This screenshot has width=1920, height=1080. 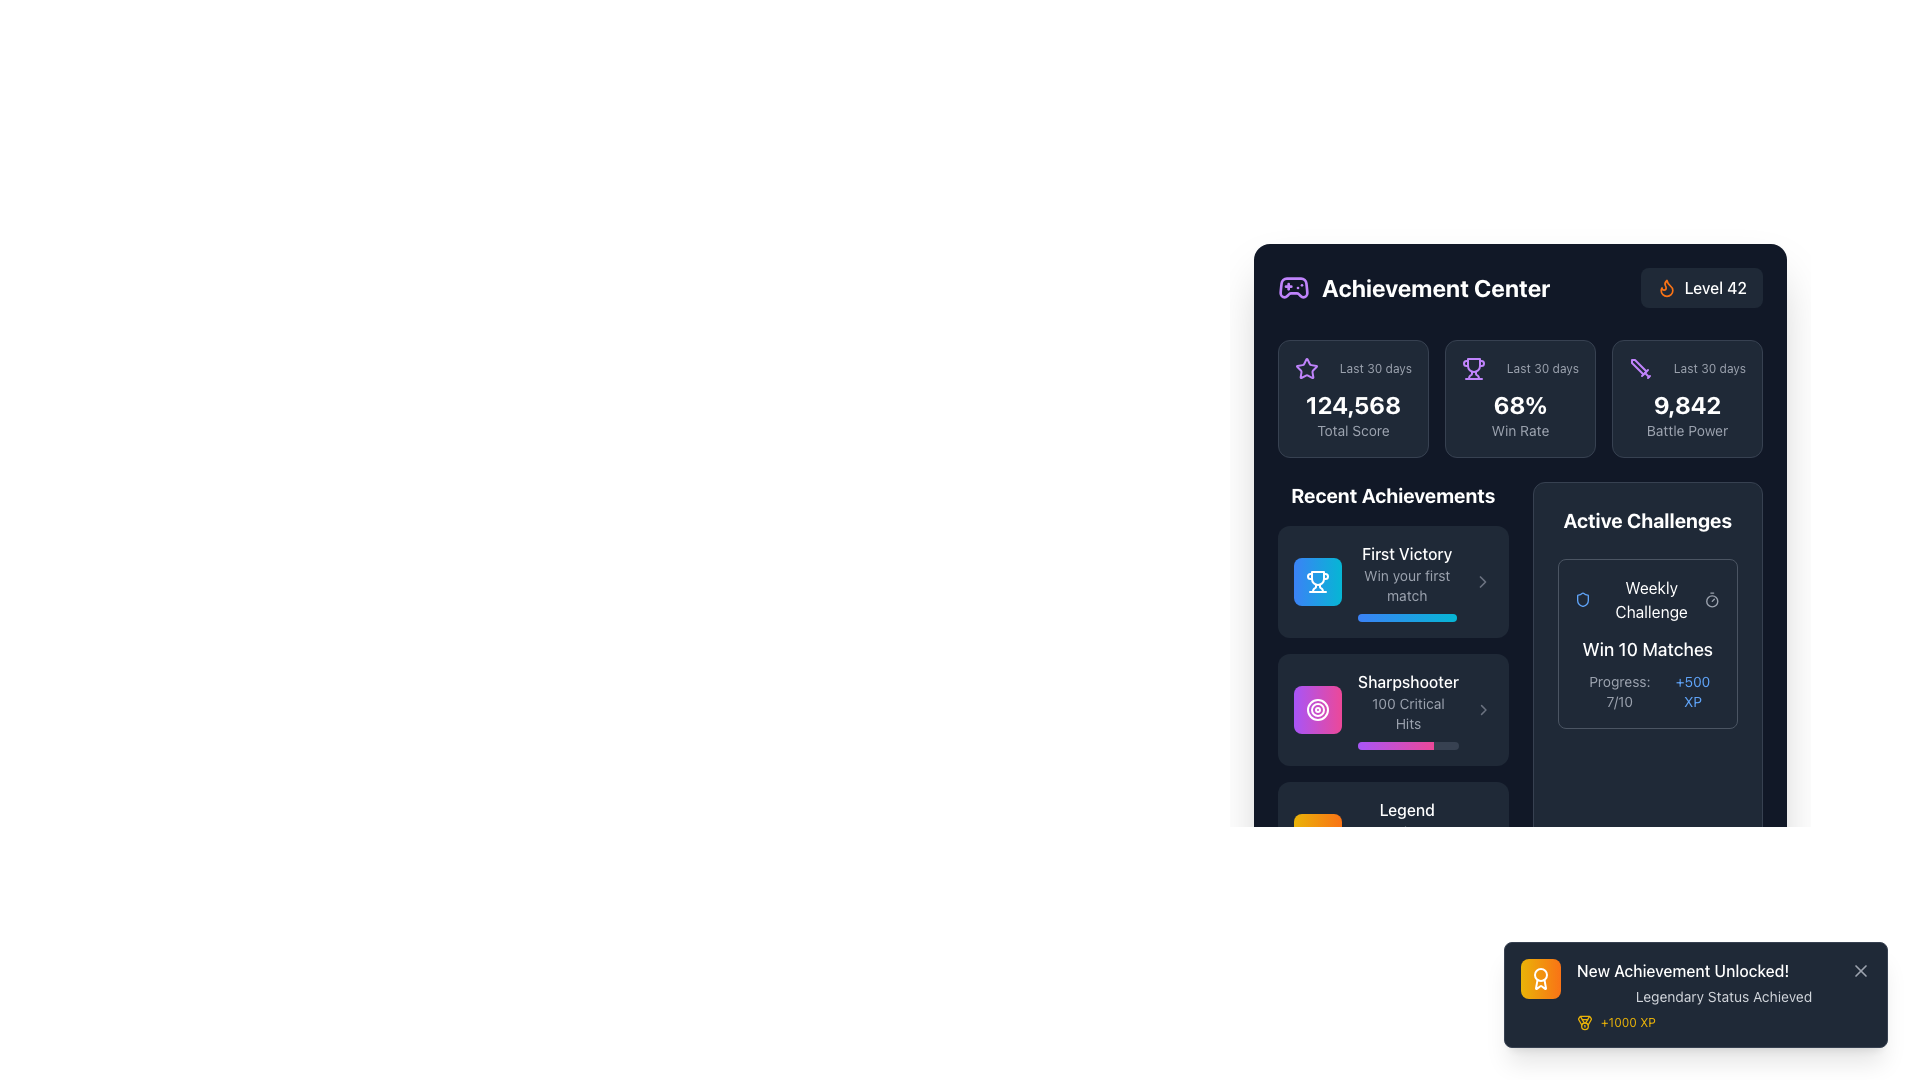 I want to click on the purple sword-like SVG graphic element located near the top right of the achievement panel interface, to the left of the level or status text label, so click(x=1639, y=367).